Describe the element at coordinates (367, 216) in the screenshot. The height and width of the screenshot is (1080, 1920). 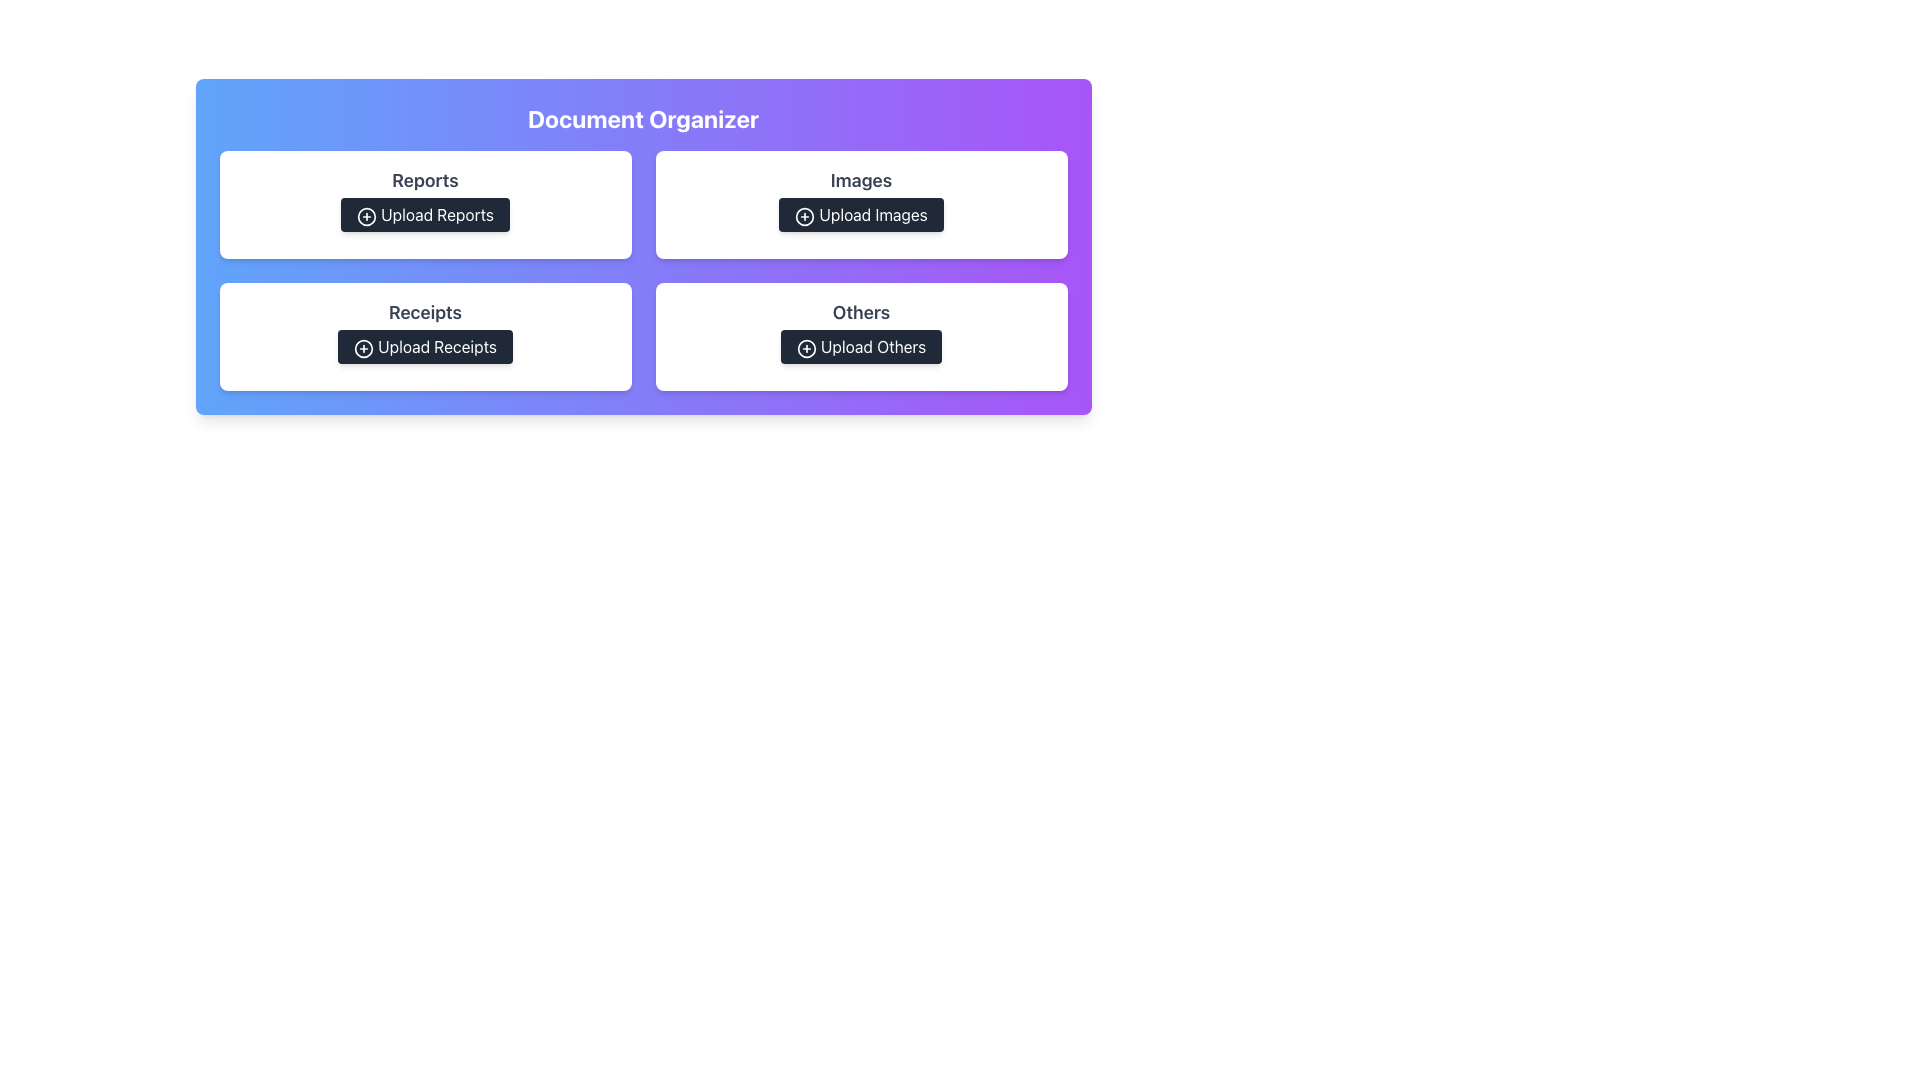
I see `the addition/upload icon within the 'Upload Reports' button located in the top-left section of the grid layout` at that location.